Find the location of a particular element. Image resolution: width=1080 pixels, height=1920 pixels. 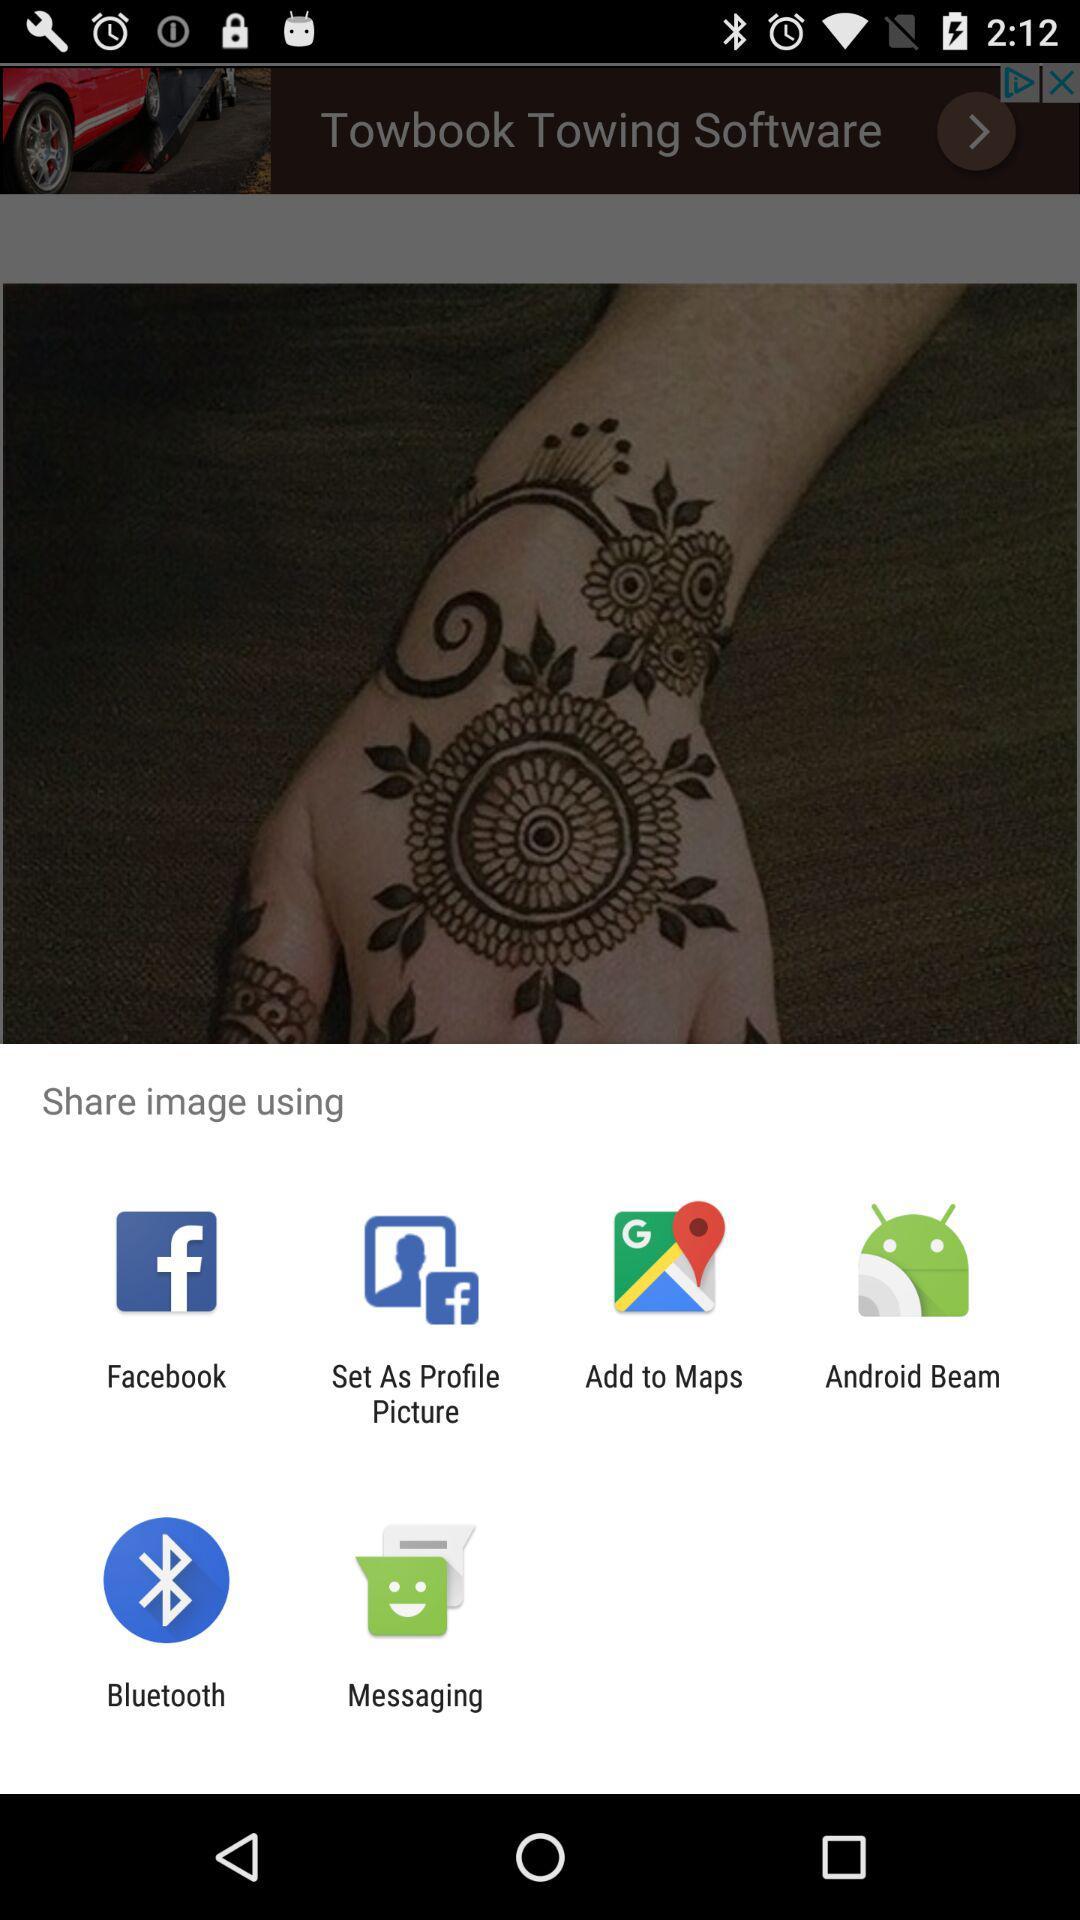

the item to the right of the facebook icon is located at coordinates (414, 1392).